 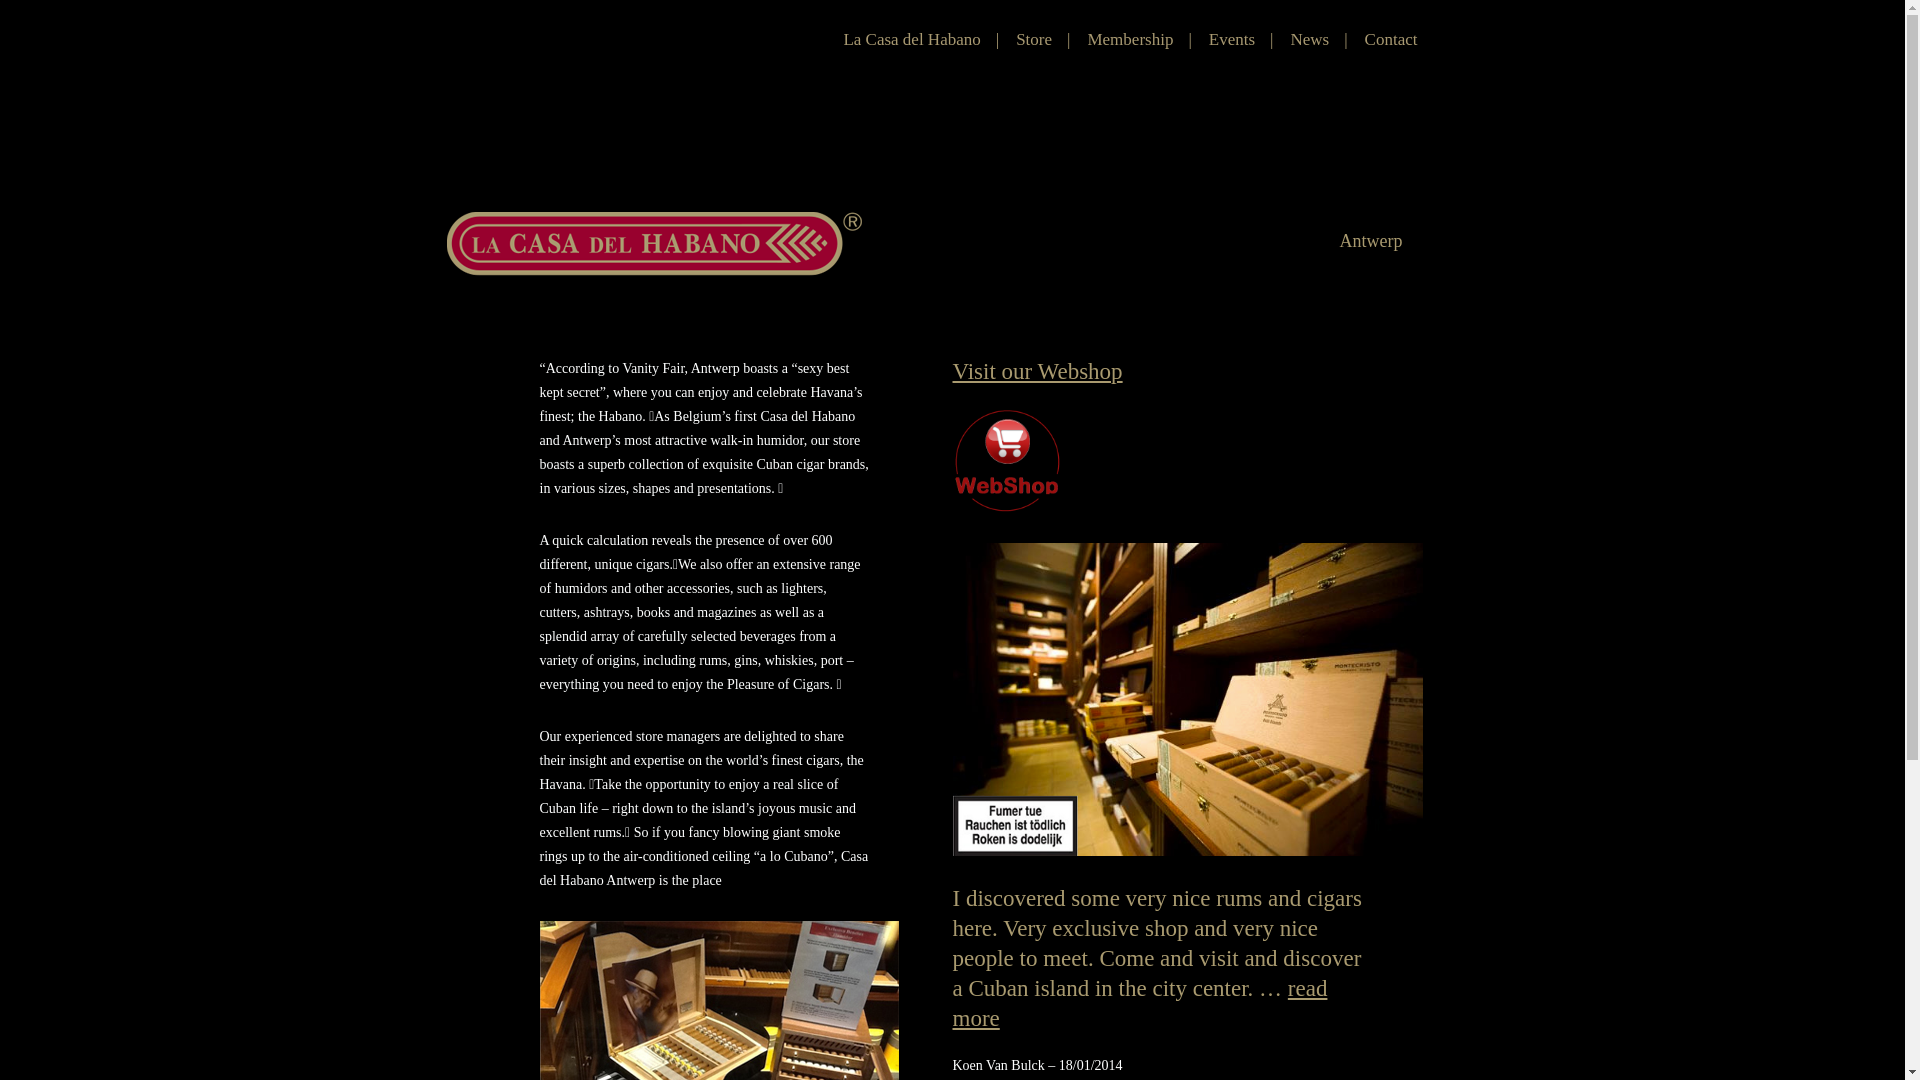 What do you see at coordinates (1006, 459) in the screenshot?
I see `'Webshop'` at bounding box center [1006, 459].